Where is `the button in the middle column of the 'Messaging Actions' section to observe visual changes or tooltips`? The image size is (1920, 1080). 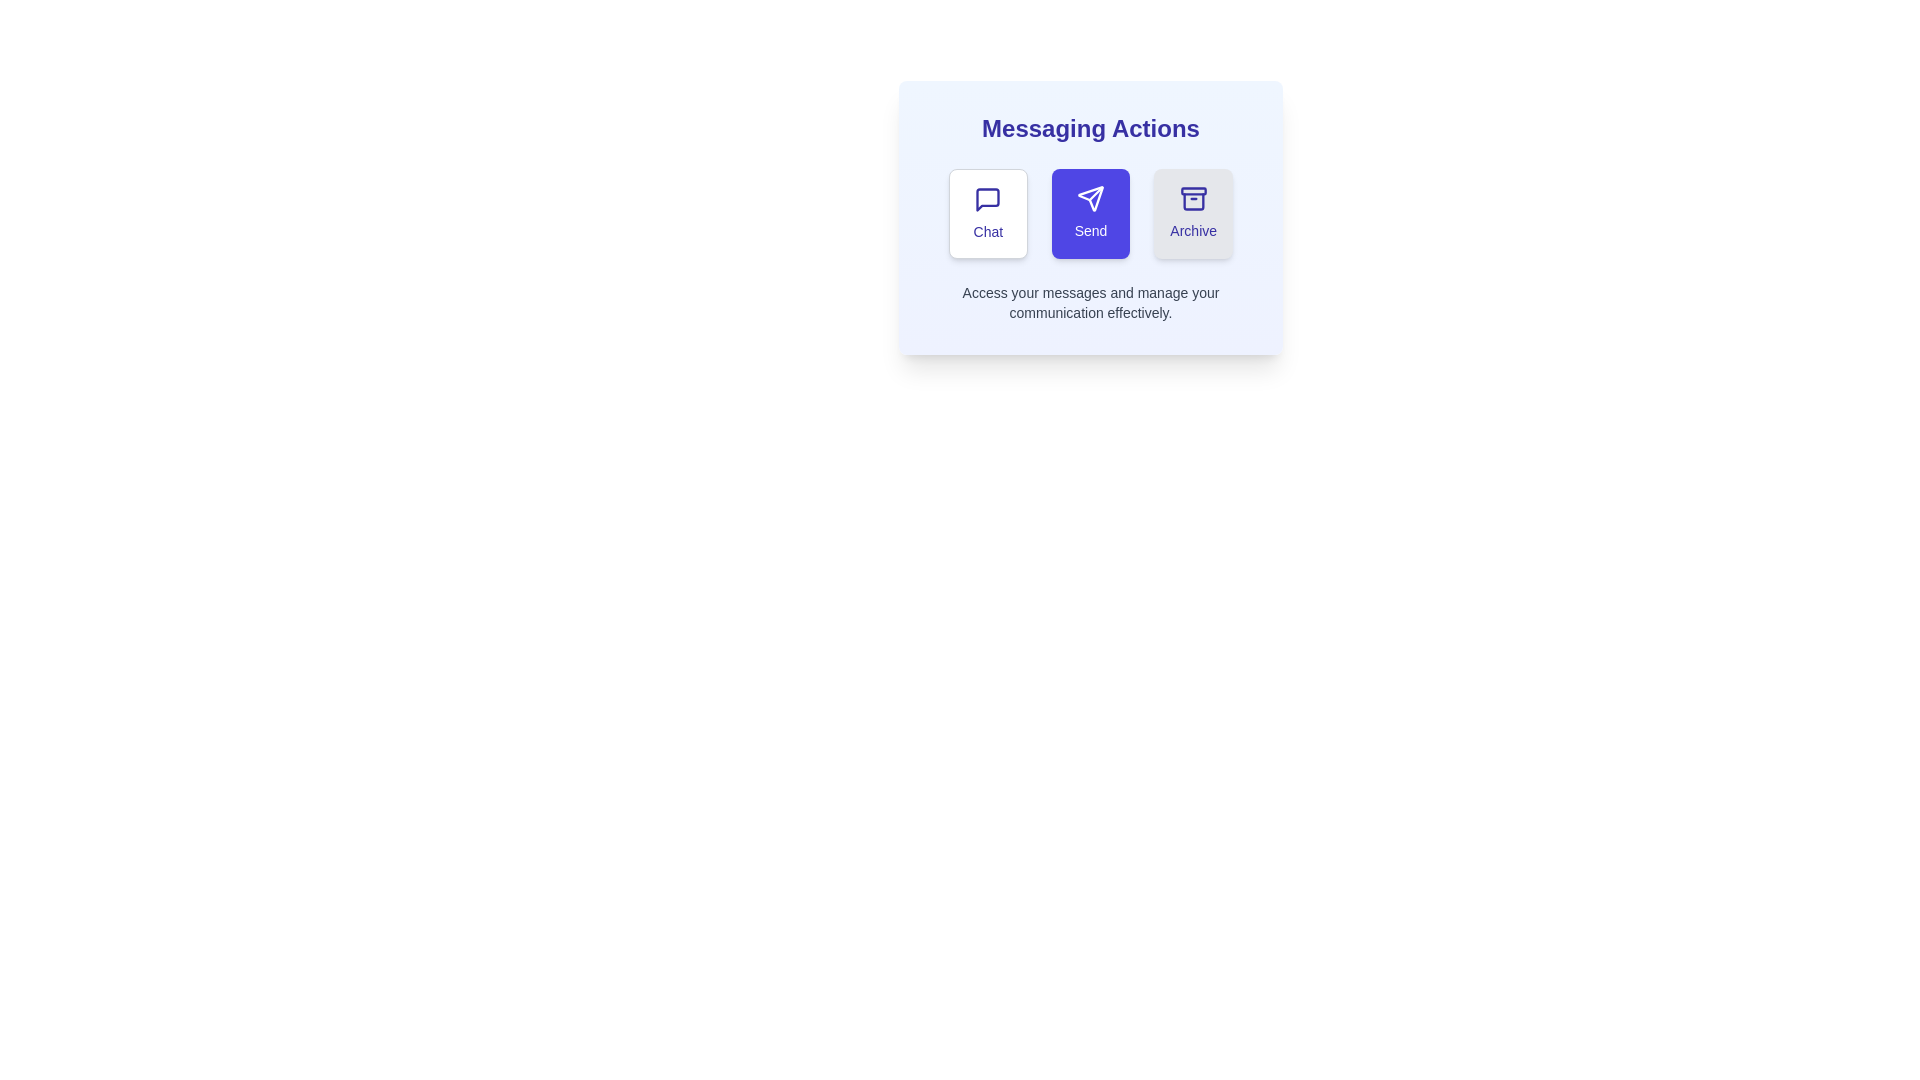 the button in the middle column of the 'Messaging Actions' section to observe visual changes or tooltips is located at coordinates (1089, 213).